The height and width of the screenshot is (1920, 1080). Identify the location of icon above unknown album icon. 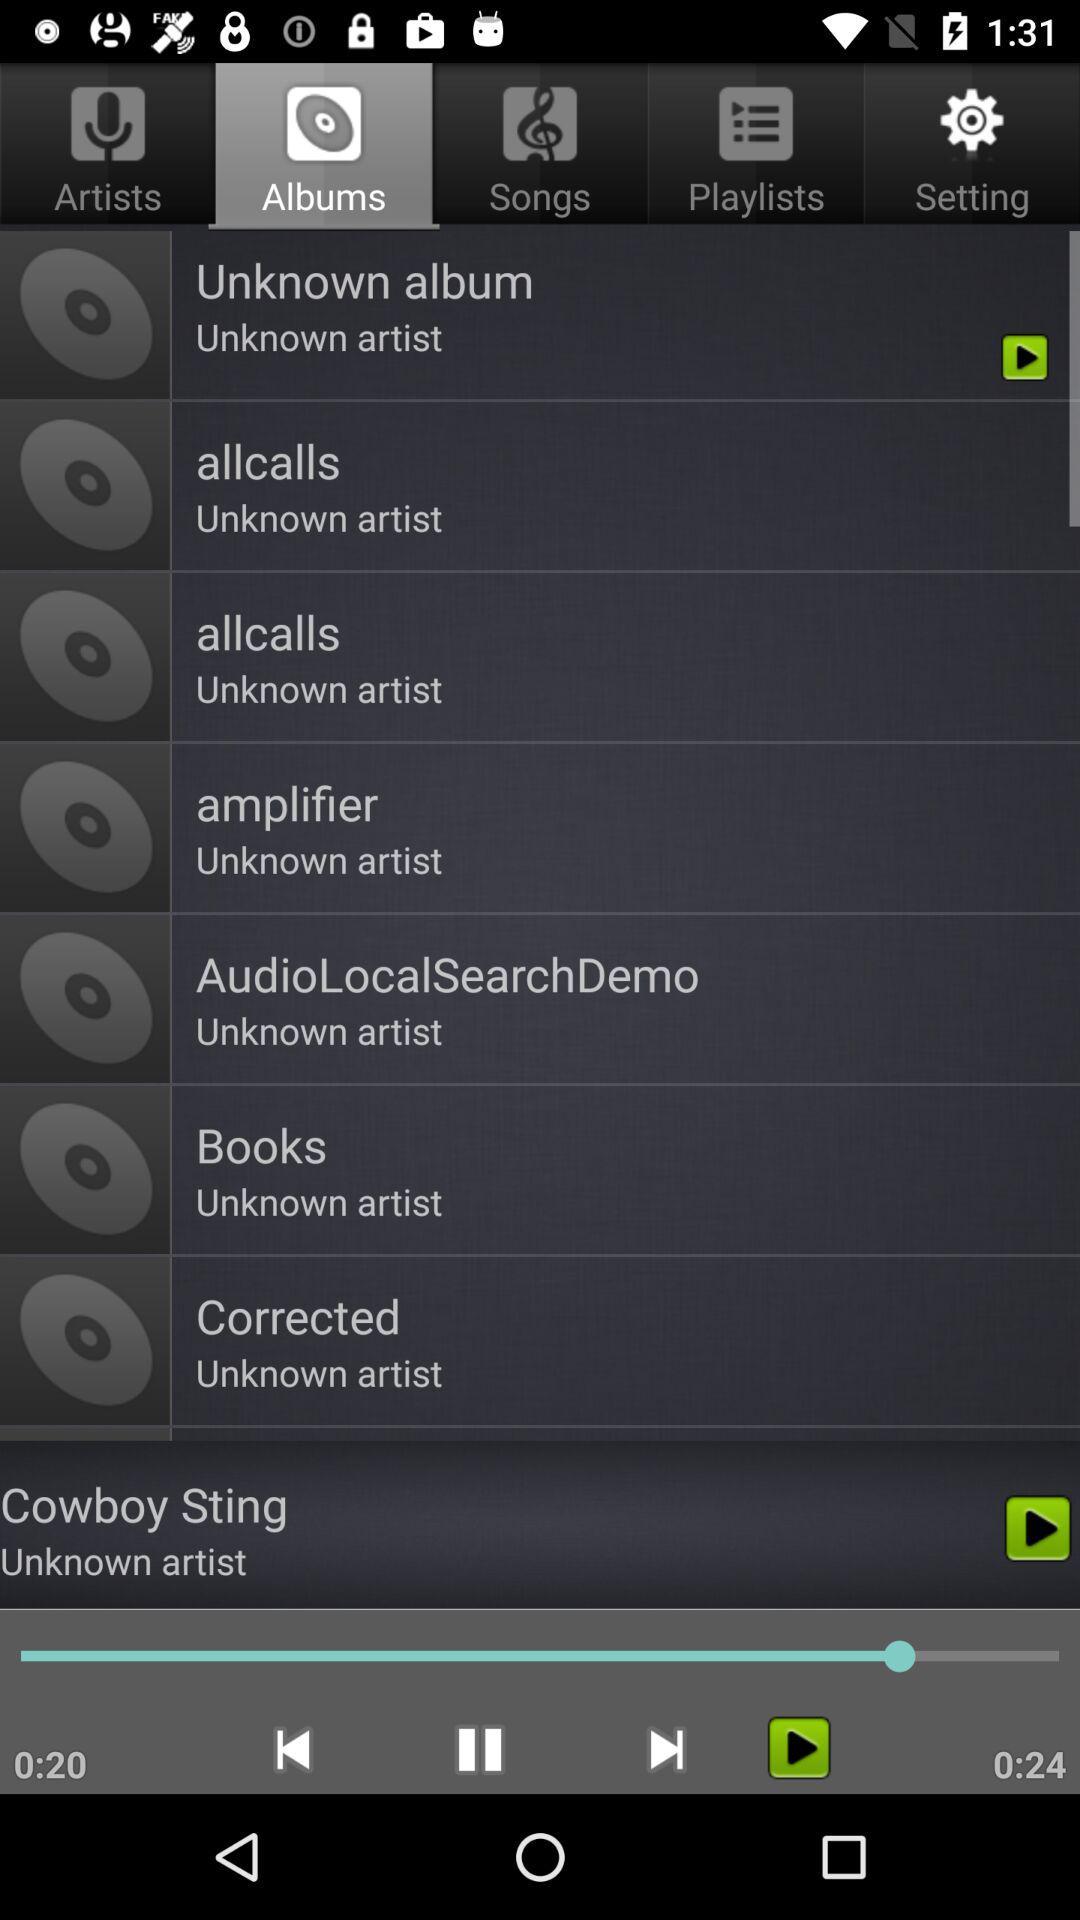
(967, 146).